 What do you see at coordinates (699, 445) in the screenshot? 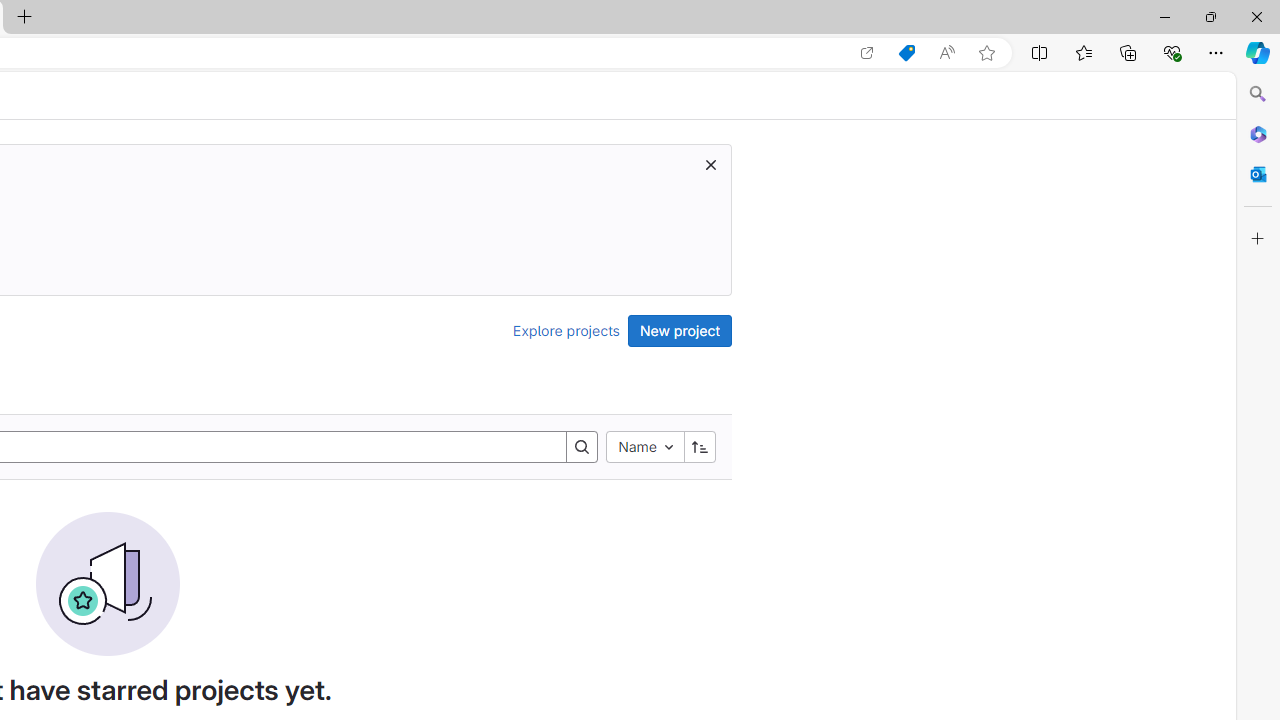
I see `'Sort direction: Ascending'` at bounding box center [699, 445].